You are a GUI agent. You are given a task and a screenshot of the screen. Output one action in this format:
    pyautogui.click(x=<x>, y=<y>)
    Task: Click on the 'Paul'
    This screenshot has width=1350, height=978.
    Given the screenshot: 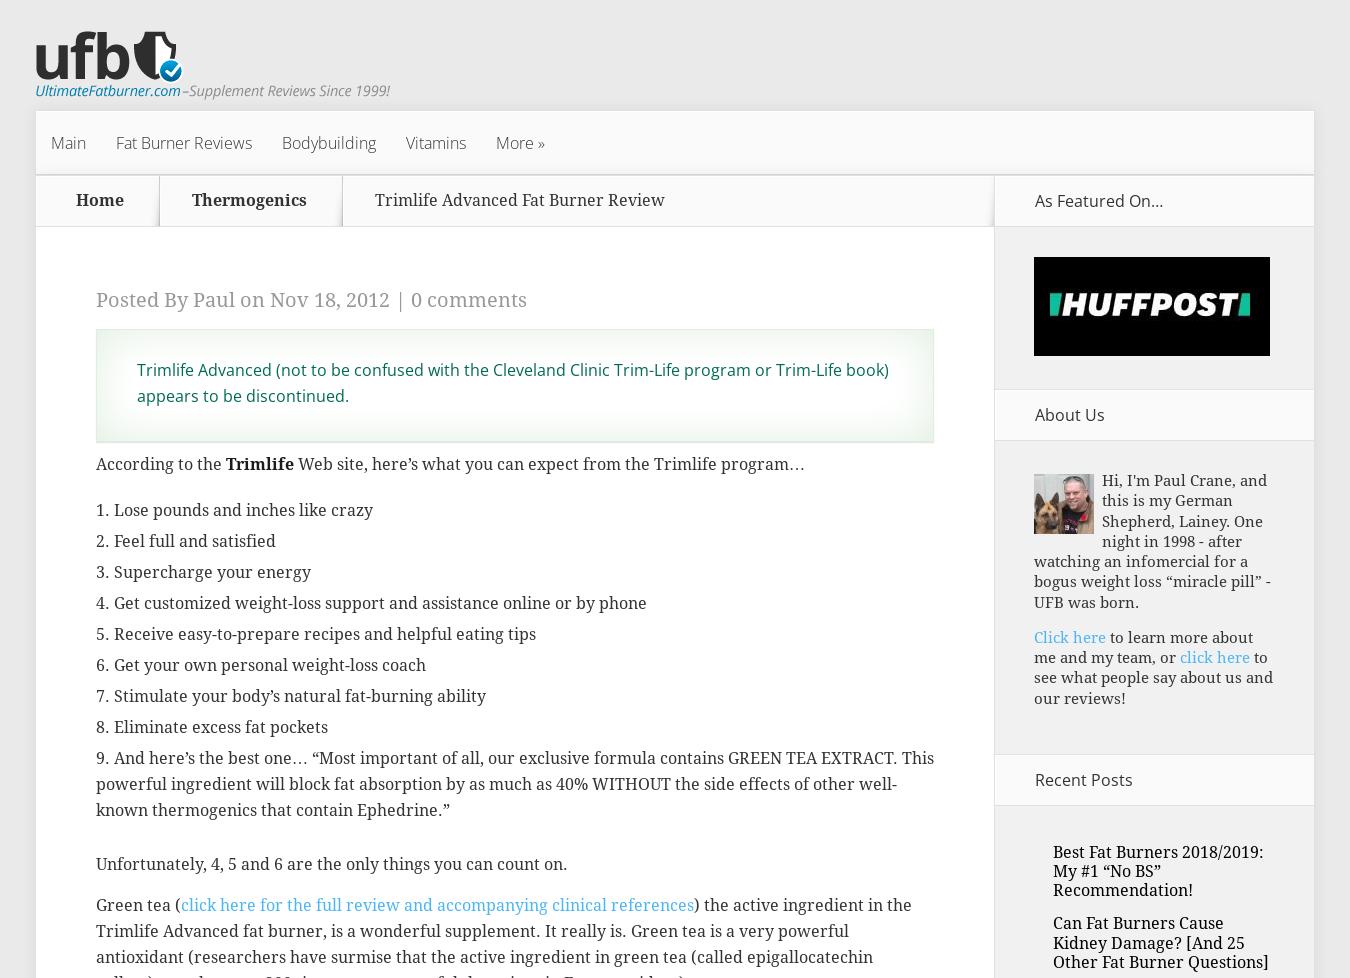 What is the action you would take?
    pyautogui.click(x=193, y=298)
    